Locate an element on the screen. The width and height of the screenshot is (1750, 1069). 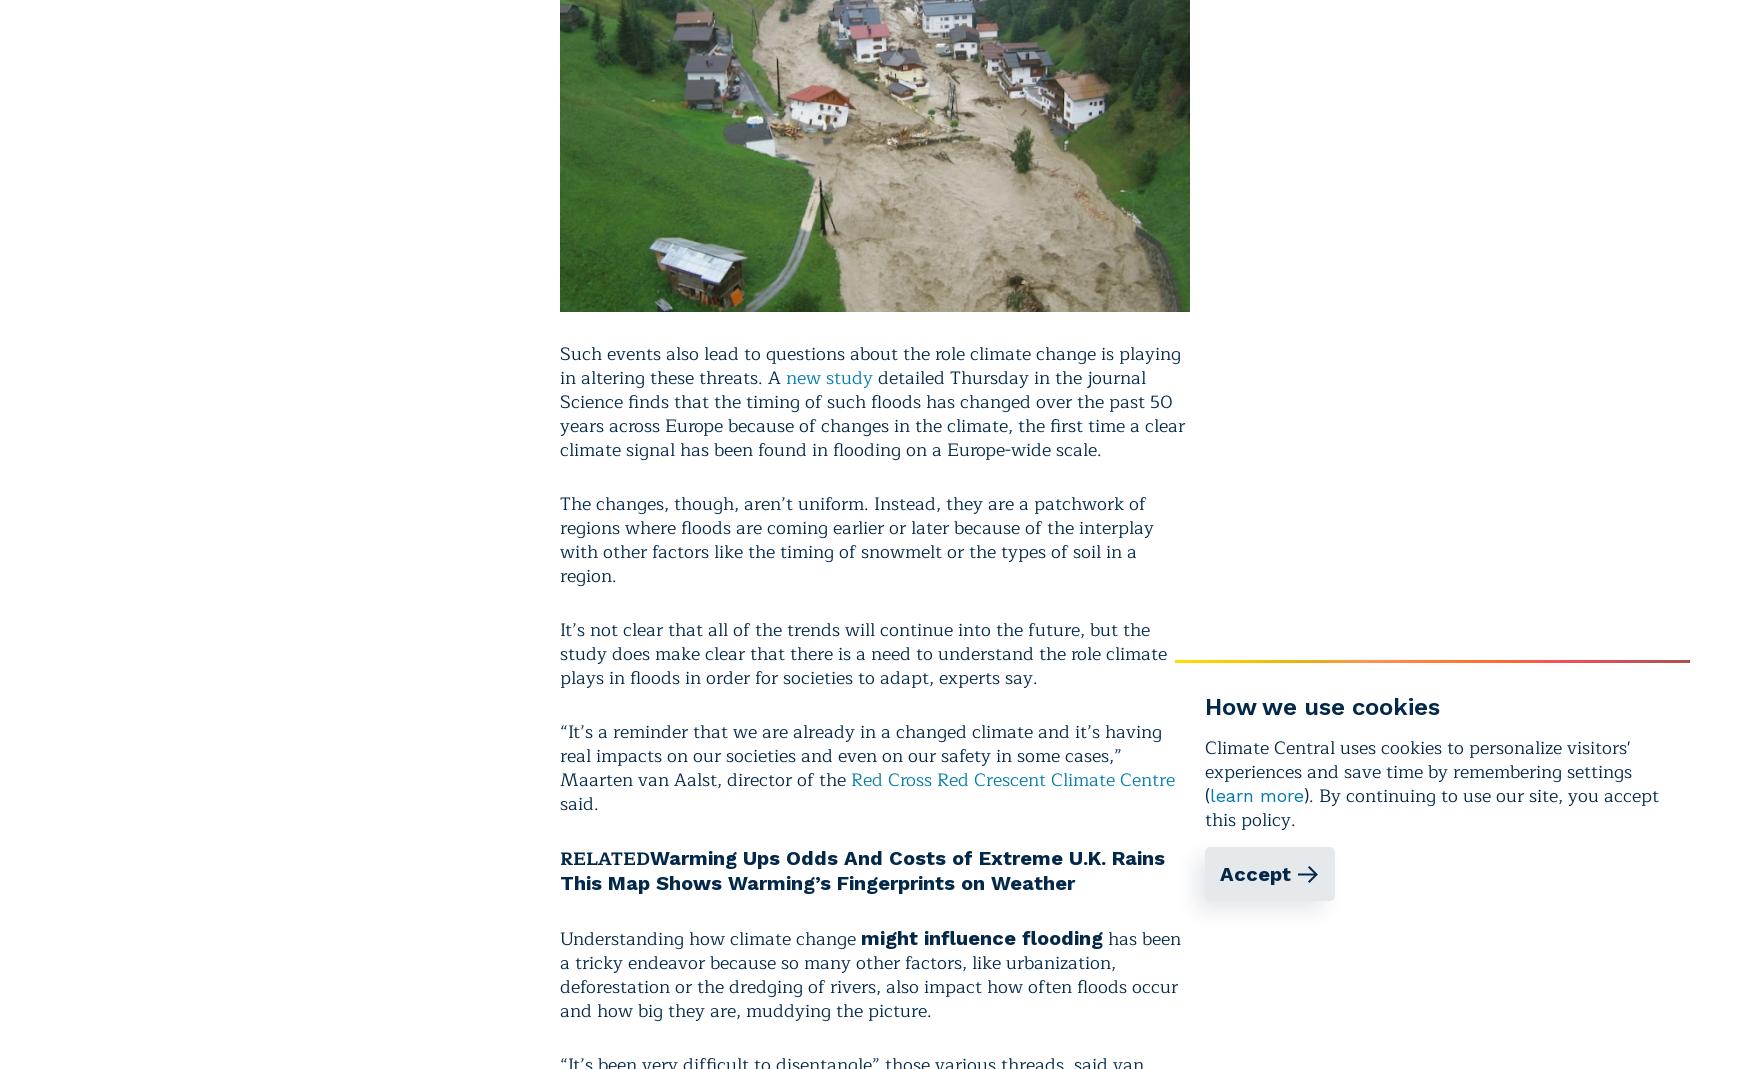
'“It’s a reminder that we are already in a changed climate and it’s having real impacts on our societies and even on our safety in some cases,” Maarten van Aalst, director of the' is located at coordinates (559, 755).